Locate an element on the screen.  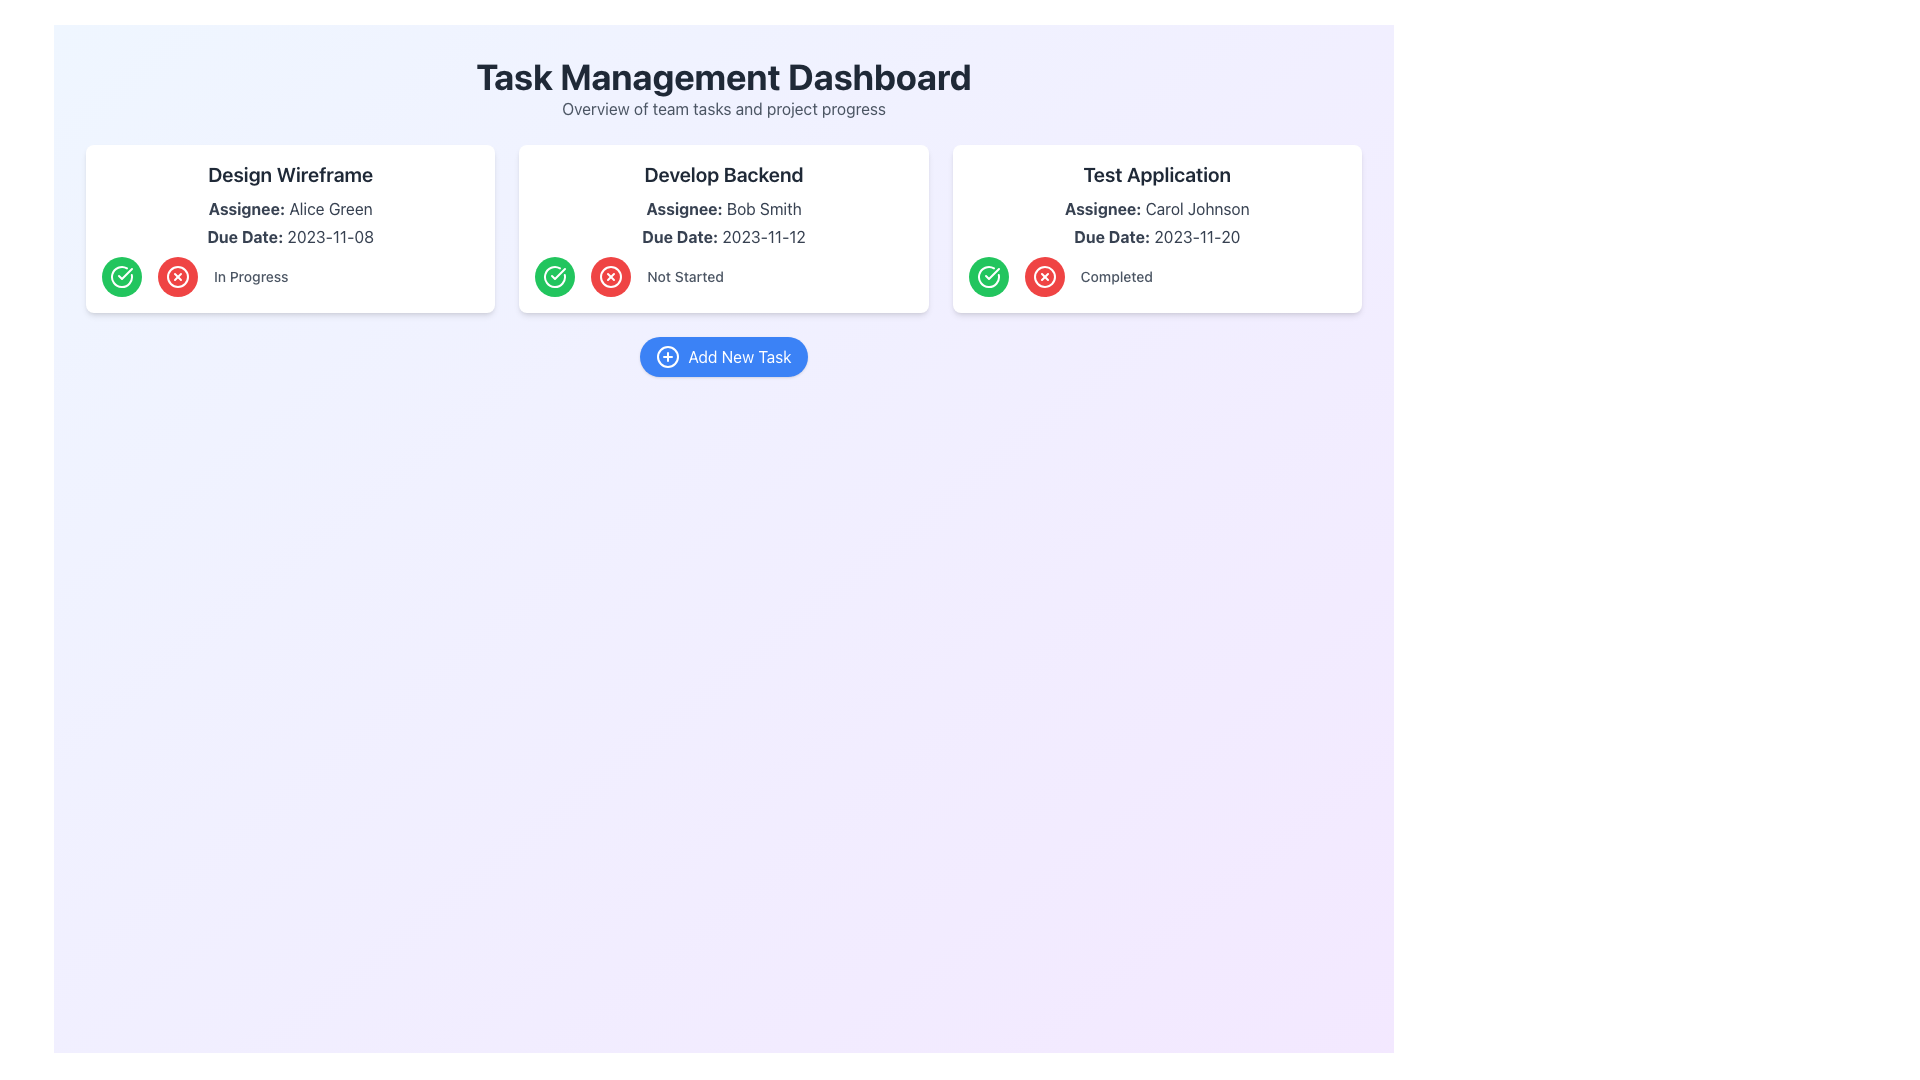
the text label displaying the name of the individual assigned to the task in the 'Test Application' task card, which is positioned below the card's title and above the due date text is located at coordinates (1157, 208).